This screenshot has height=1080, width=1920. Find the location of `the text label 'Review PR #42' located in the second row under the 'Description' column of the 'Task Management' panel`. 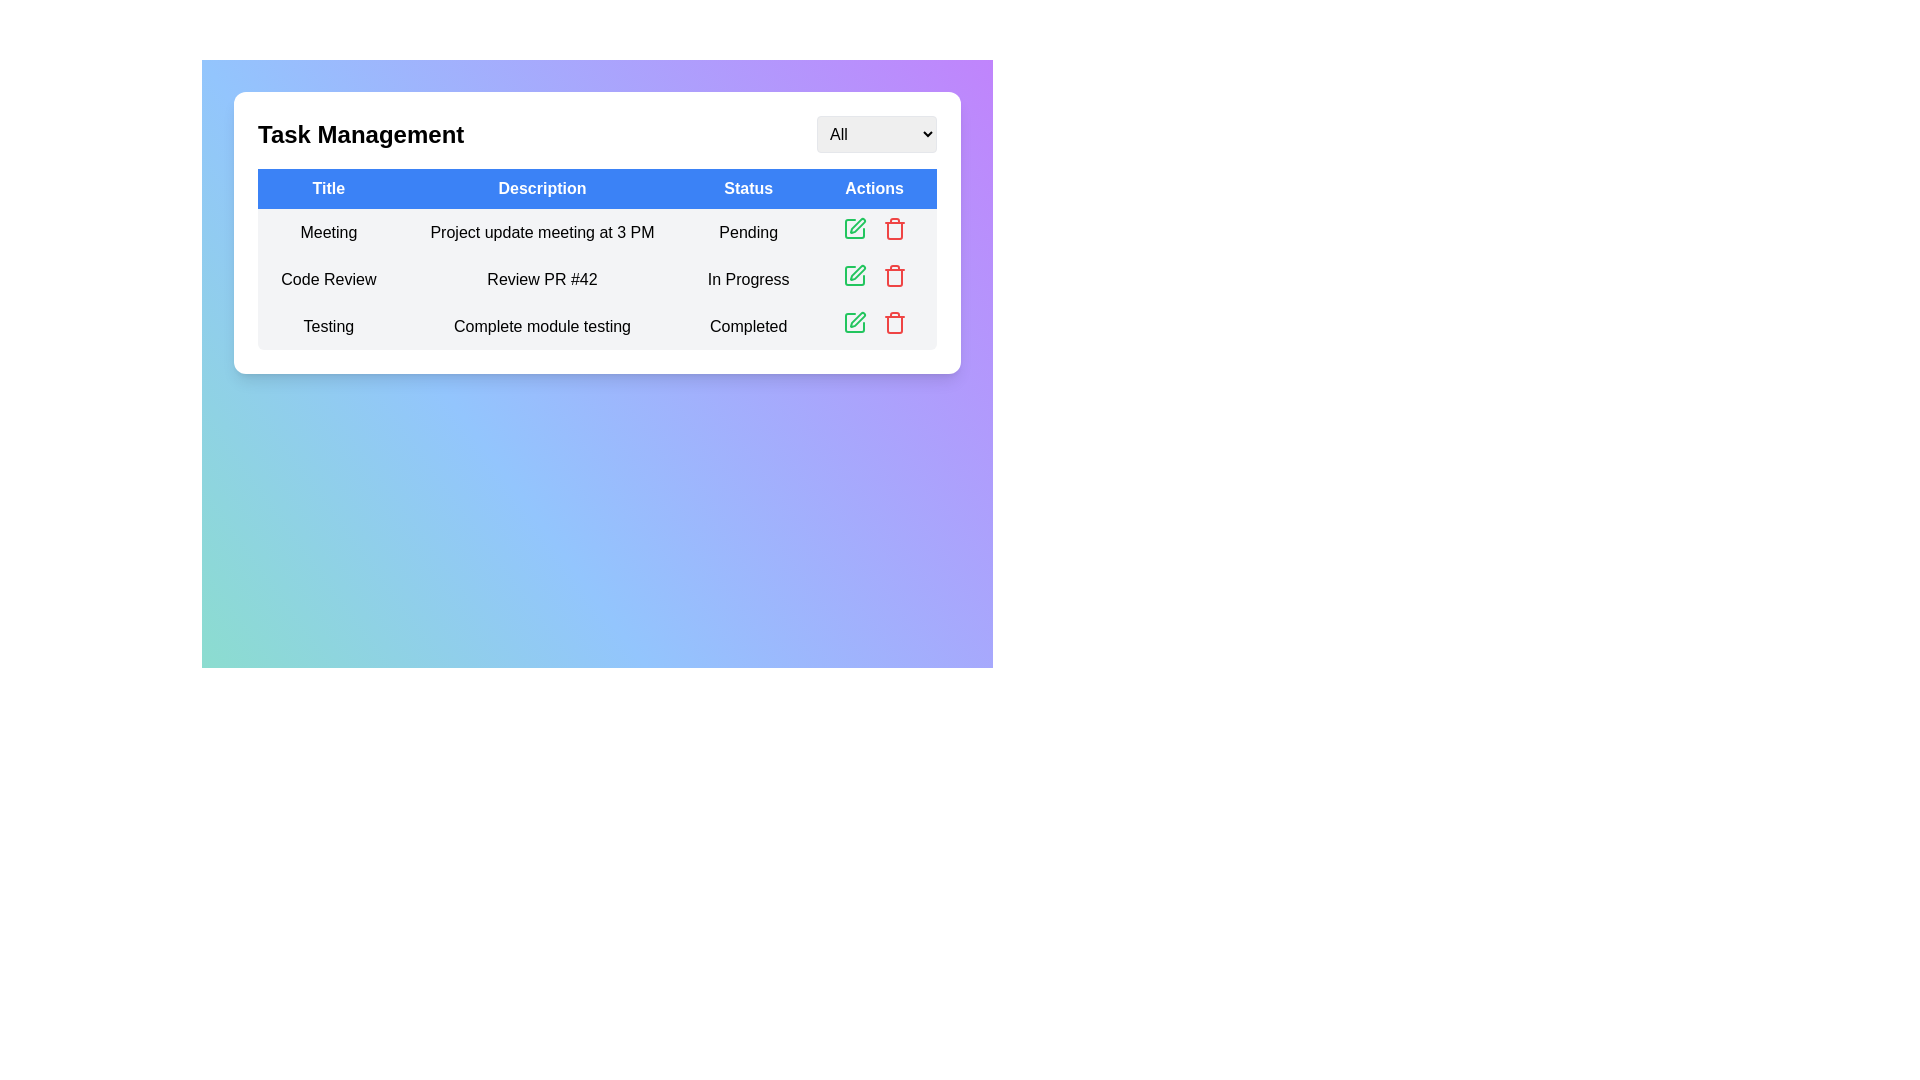

the text label 'Review PR #42' located in the second row under the 'Description' column of the 'Task Management' panel is located at coordinates (542, 279).